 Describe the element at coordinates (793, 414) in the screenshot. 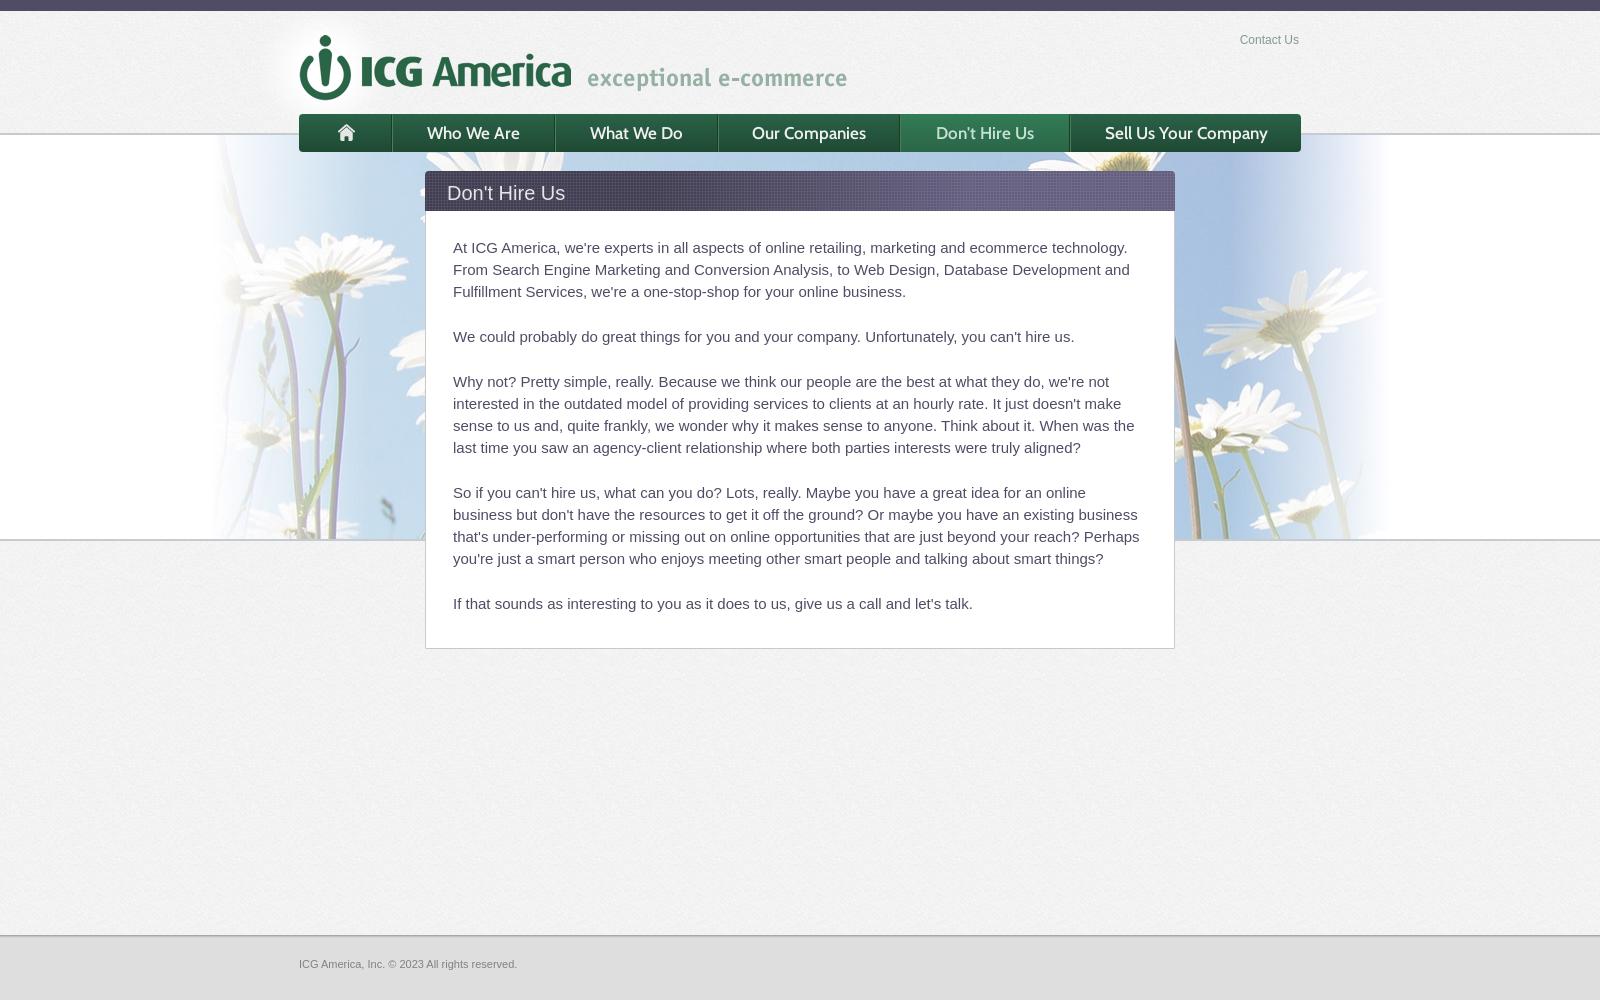

I see `'Why not? Pretty simple, really. Because we think our people are the best at what they do, we're not interested in the outdated model of providing services to clients at an hourly rate. It just doesn't make sense to us and, quite frankly, we wonder why it makes sense to anyone.  Think about it. When was the last time you saw an agency-client relationship where both parties interests were truly aligned?'` at that location.